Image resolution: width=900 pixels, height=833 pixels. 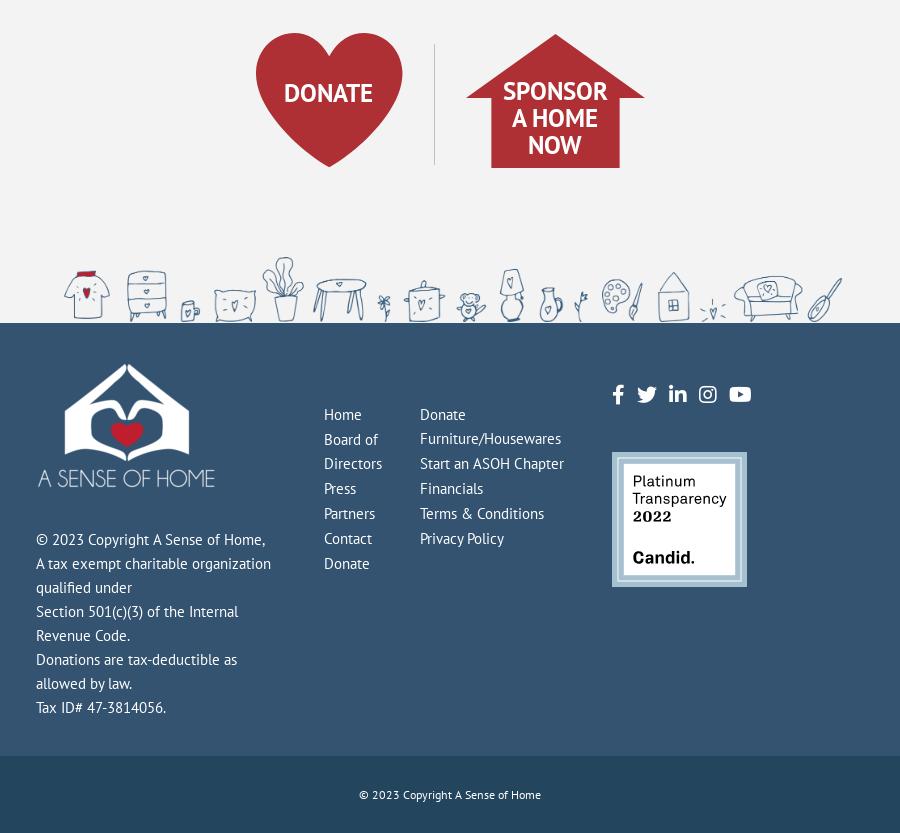 What do you see at coordinates (450, 793) in the screenshot?
I see `'© 2023 Copyright A Sense of Home'` at bounding box center [450, 793].